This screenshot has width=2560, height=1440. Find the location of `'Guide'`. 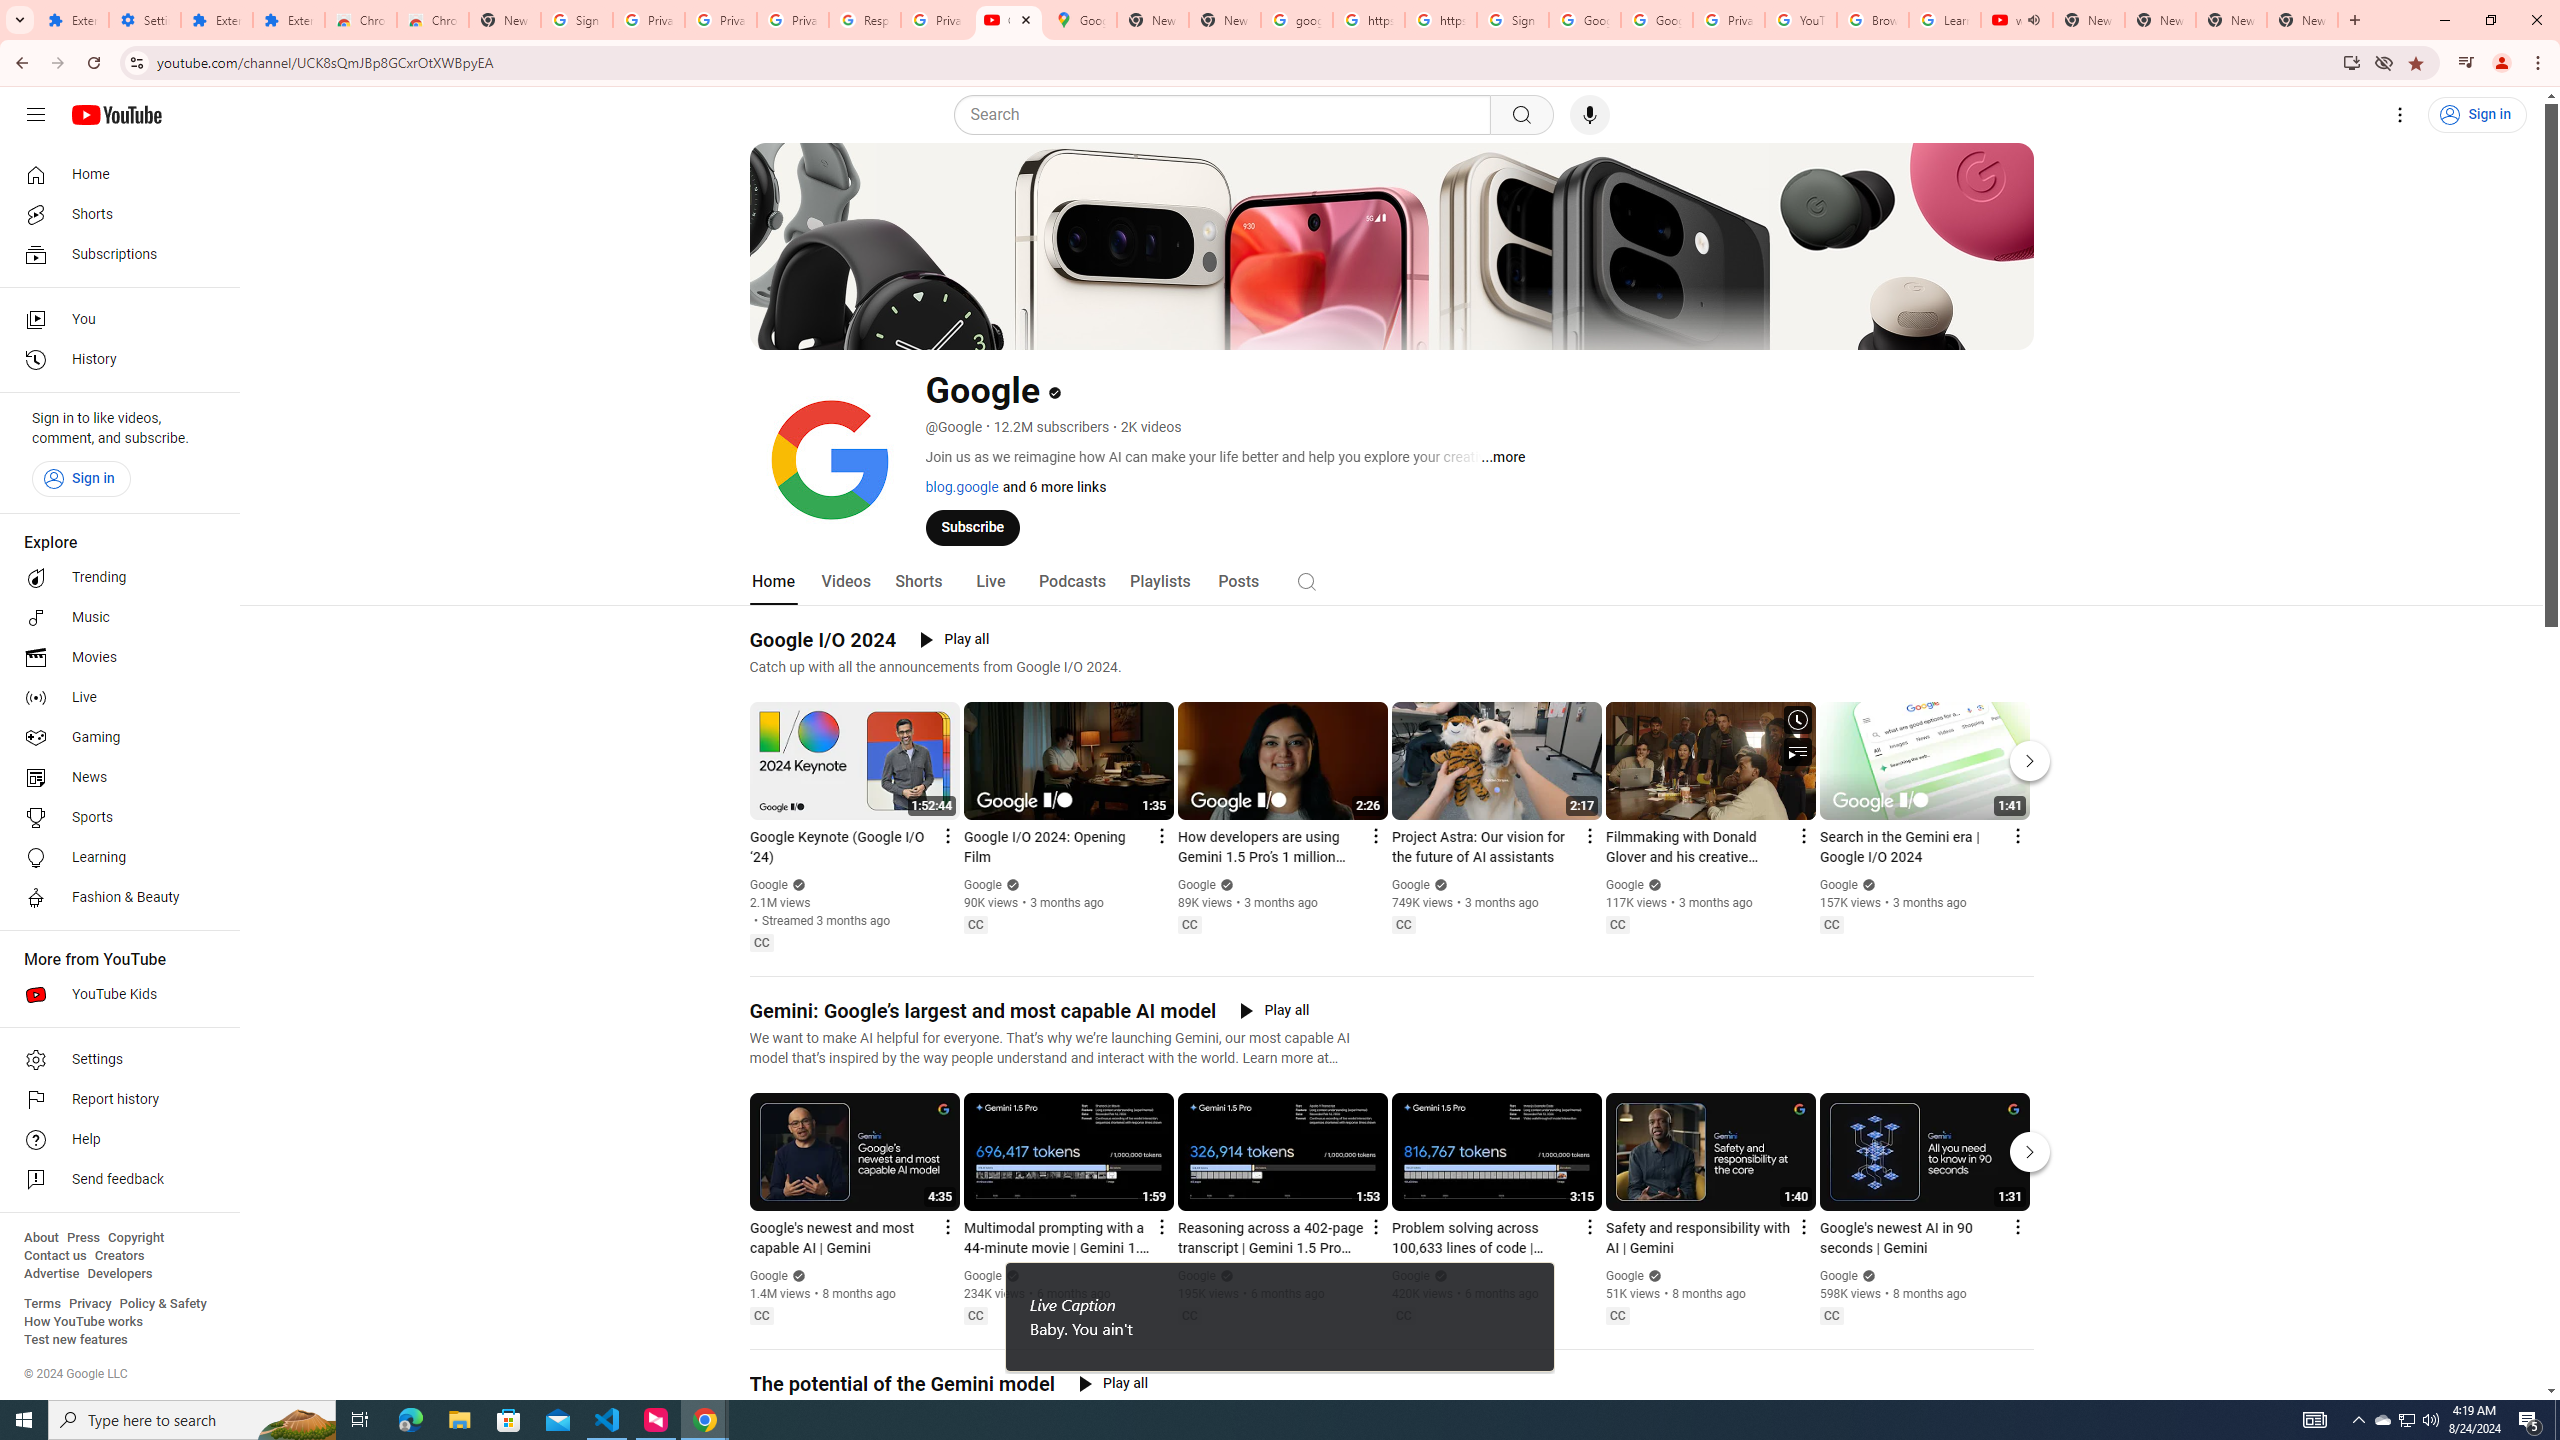

'Guide' is located at coordinates (34, 114).